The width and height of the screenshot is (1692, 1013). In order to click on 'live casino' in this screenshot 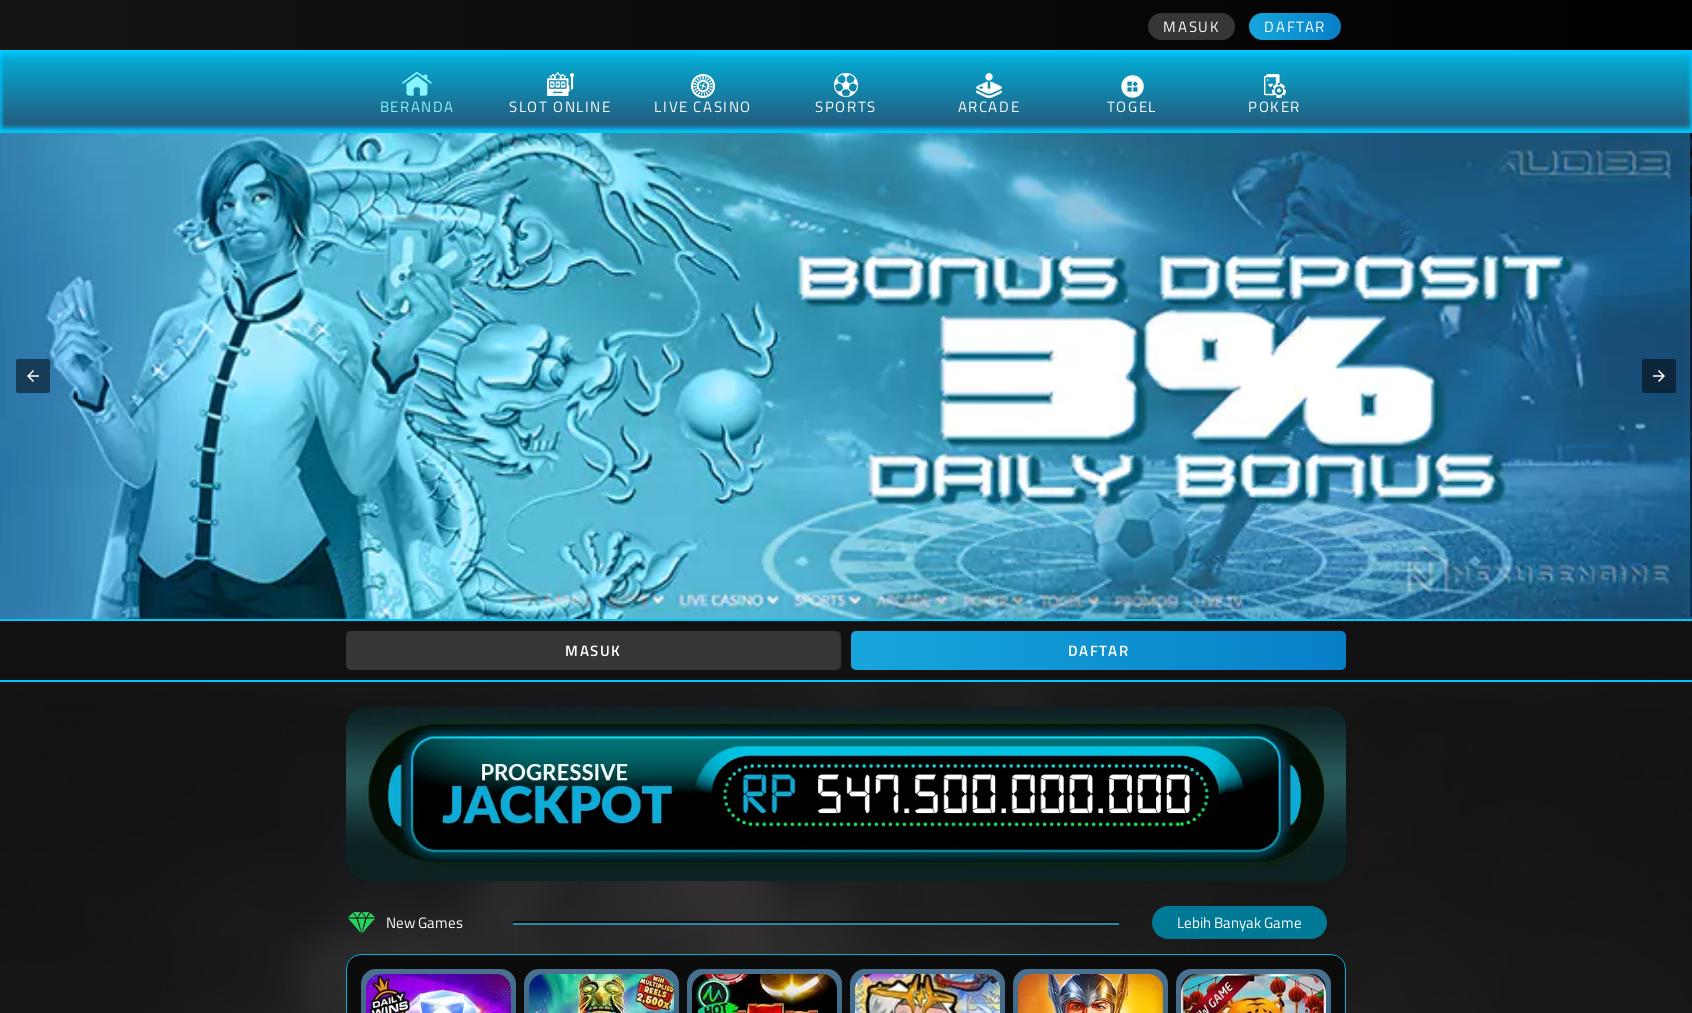, I will do `click(702, 106)`.